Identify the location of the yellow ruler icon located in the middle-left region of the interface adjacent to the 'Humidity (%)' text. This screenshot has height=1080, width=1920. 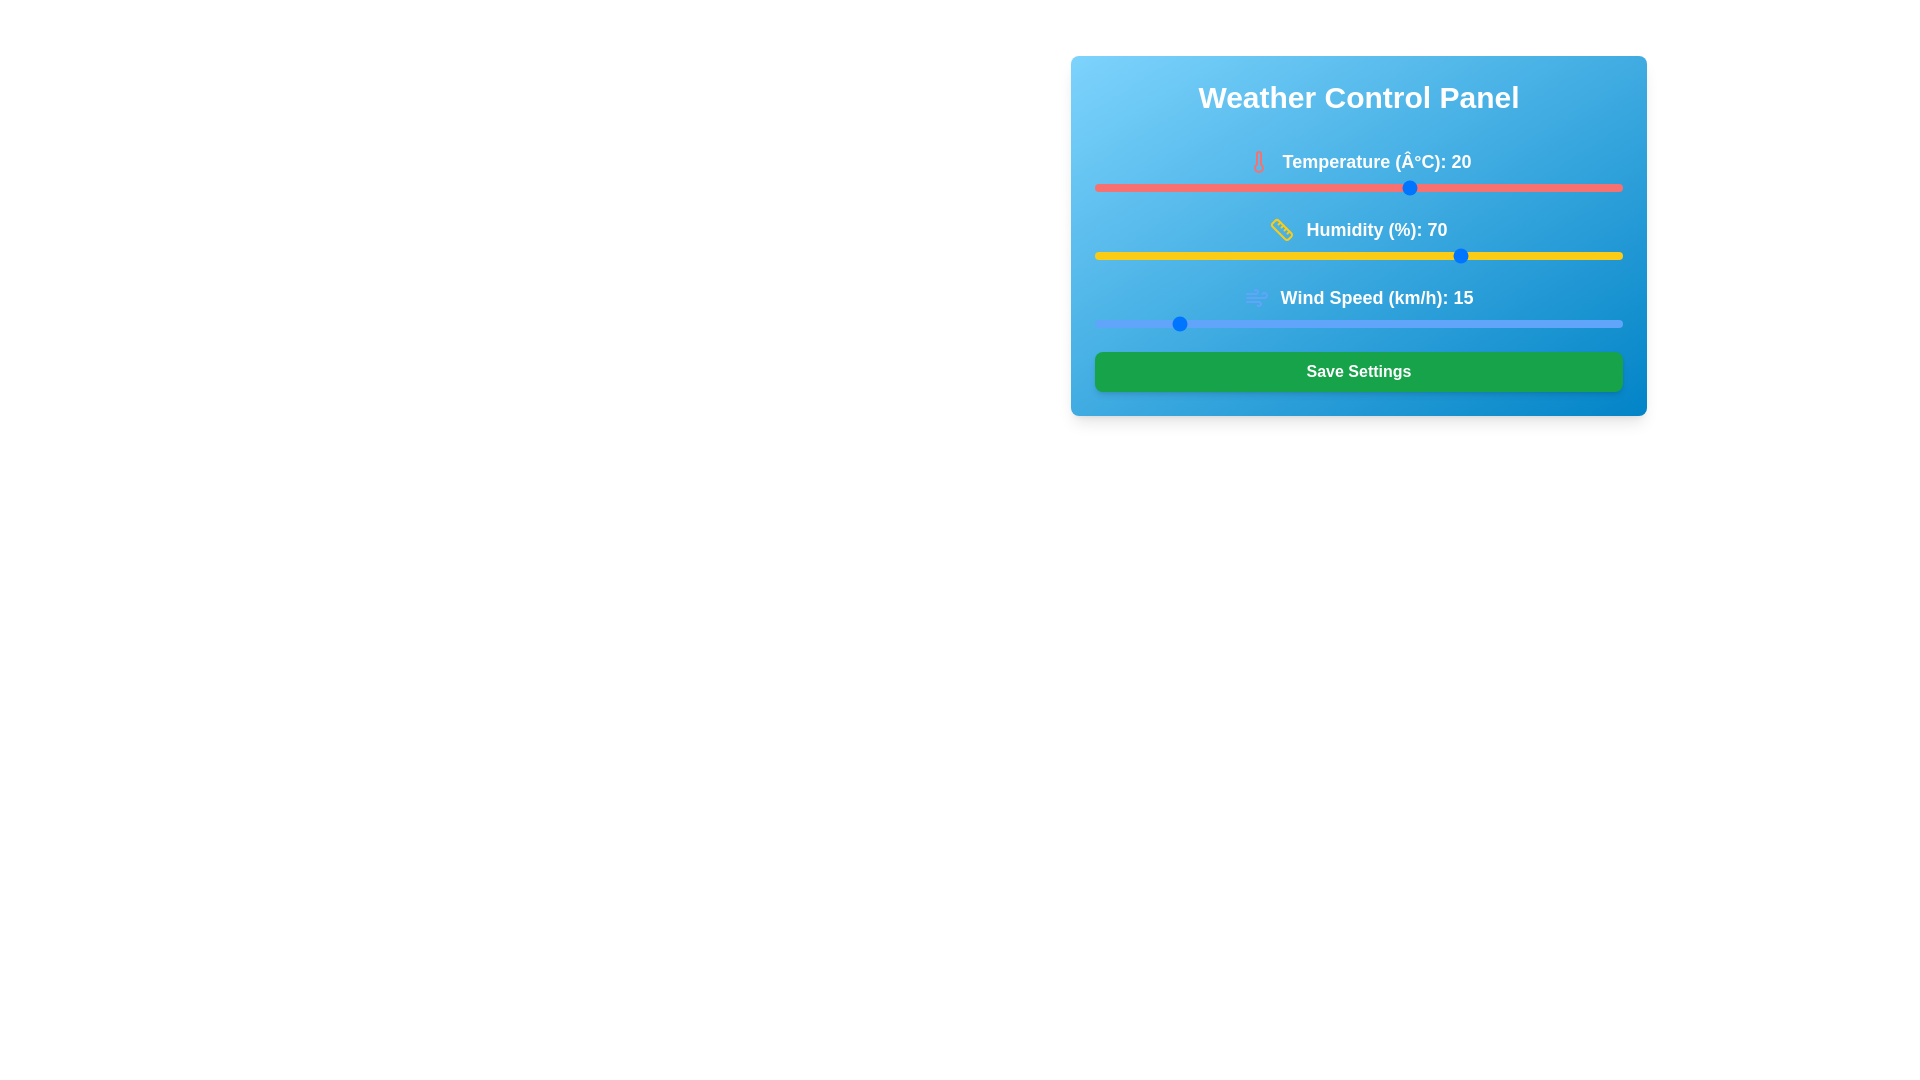
(1282, 229).